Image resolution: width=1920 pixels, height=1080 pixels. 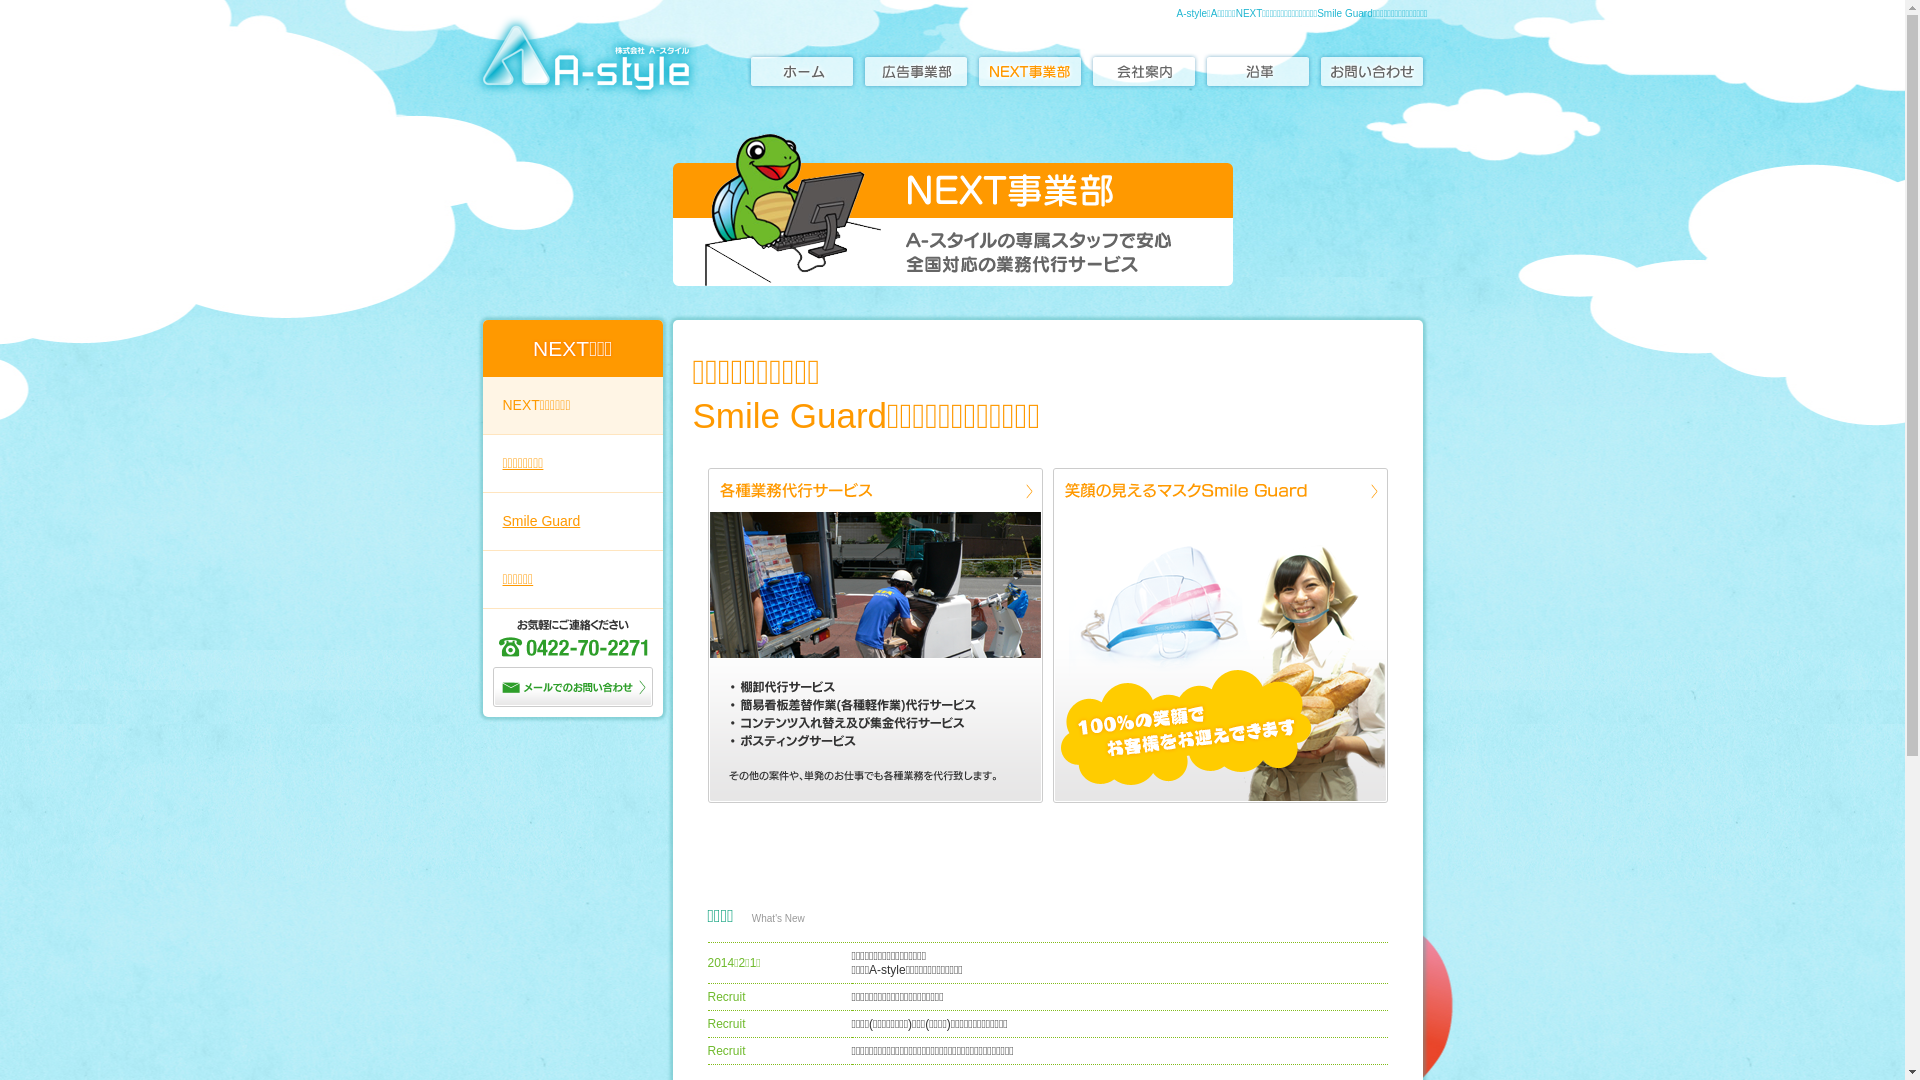 I want to click on 'Smile Guard', so click(x=570, y=520).